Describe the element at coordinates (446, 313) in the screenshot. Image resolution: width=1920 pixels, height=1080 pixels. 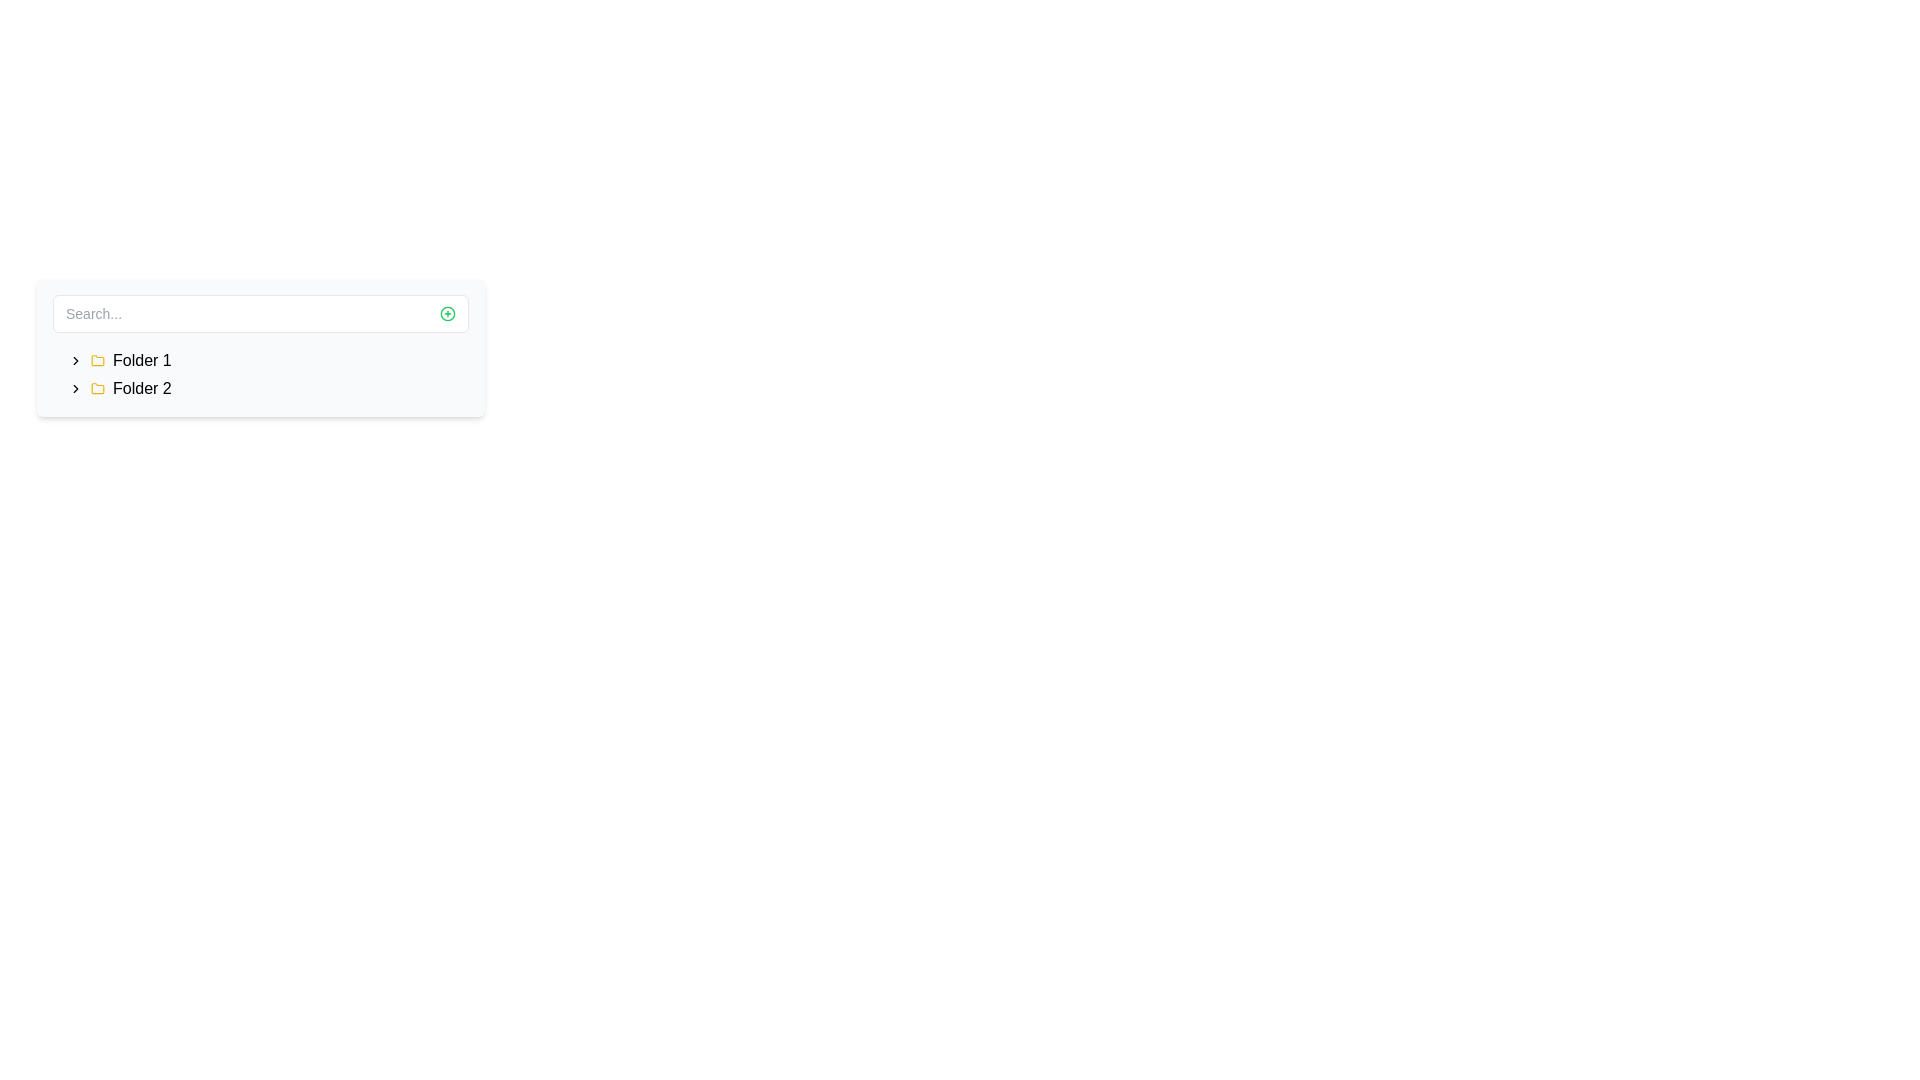
I see `the icon-based button located to the far-right of the search input box` at that location.